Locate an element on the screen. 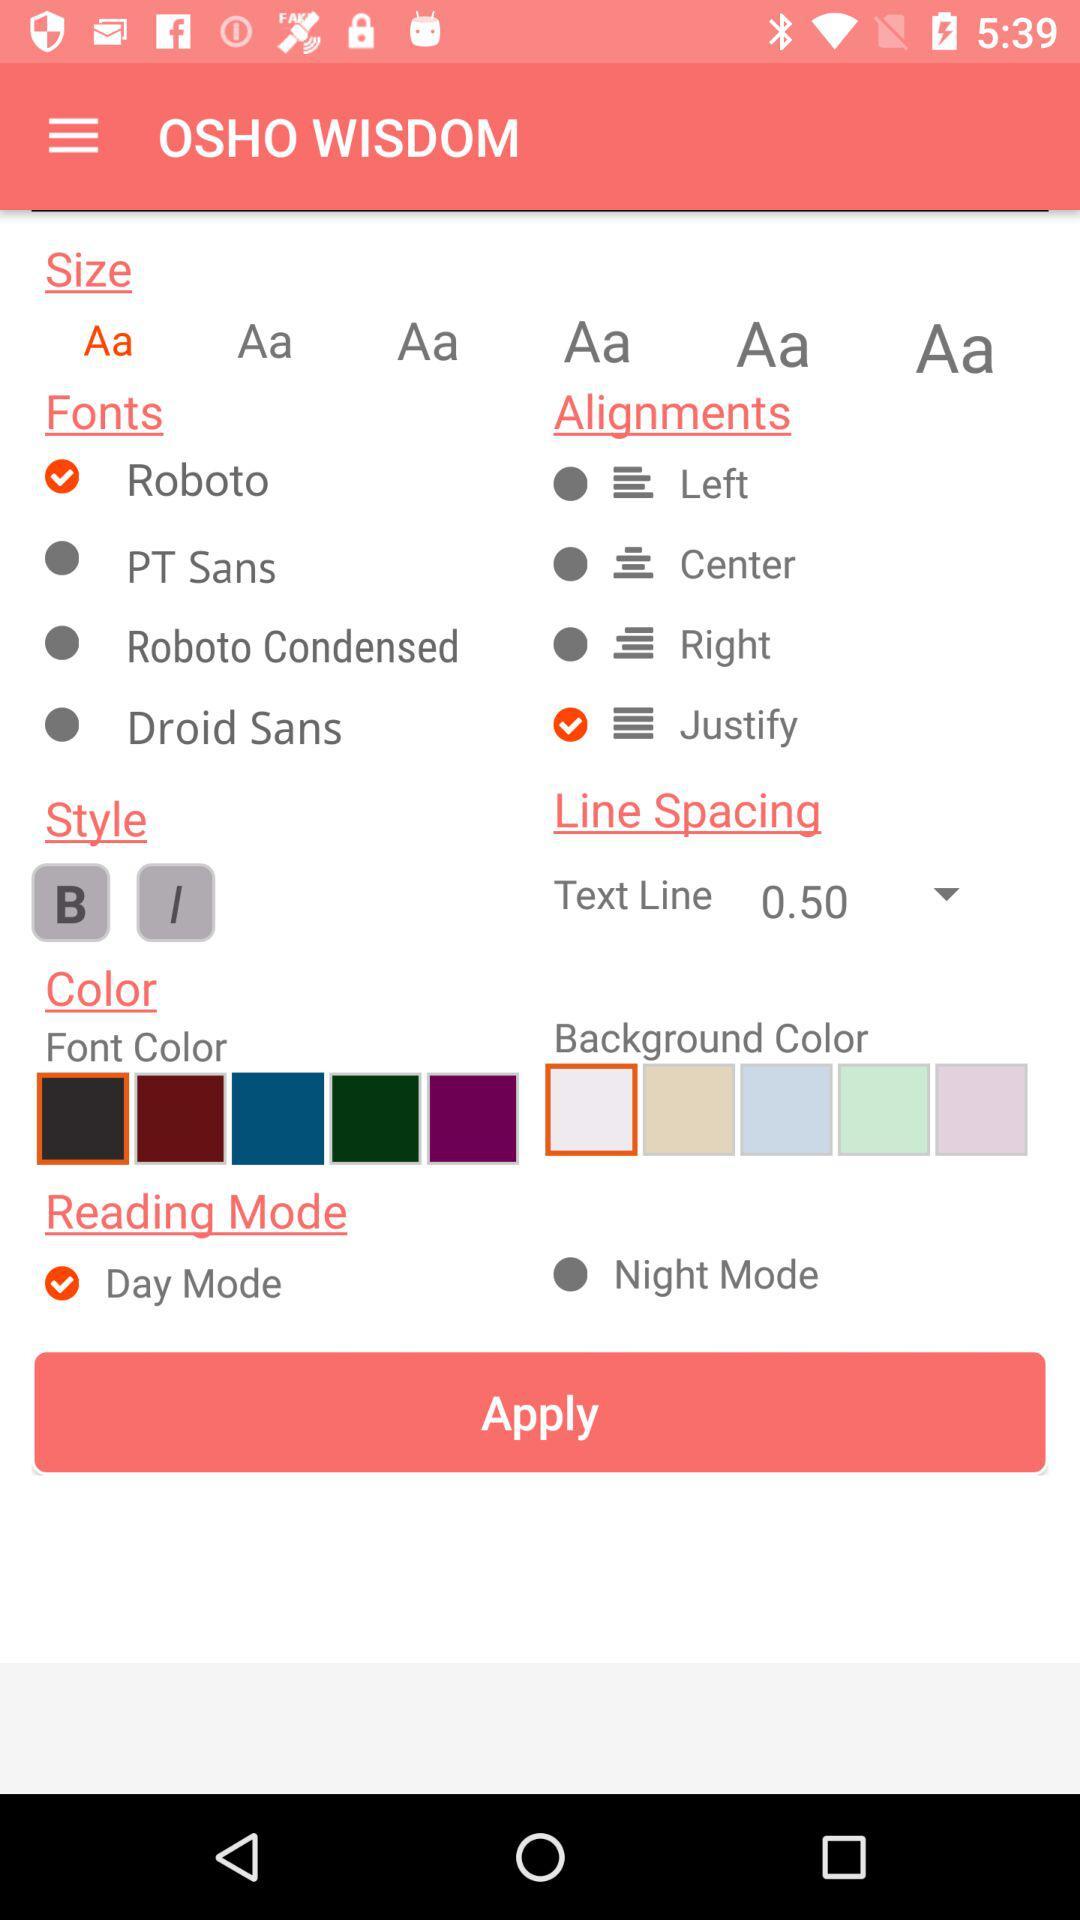 The width and height of the screenshot is (1080, 1920). make background color yellow is located at coordinates (687, 1108).